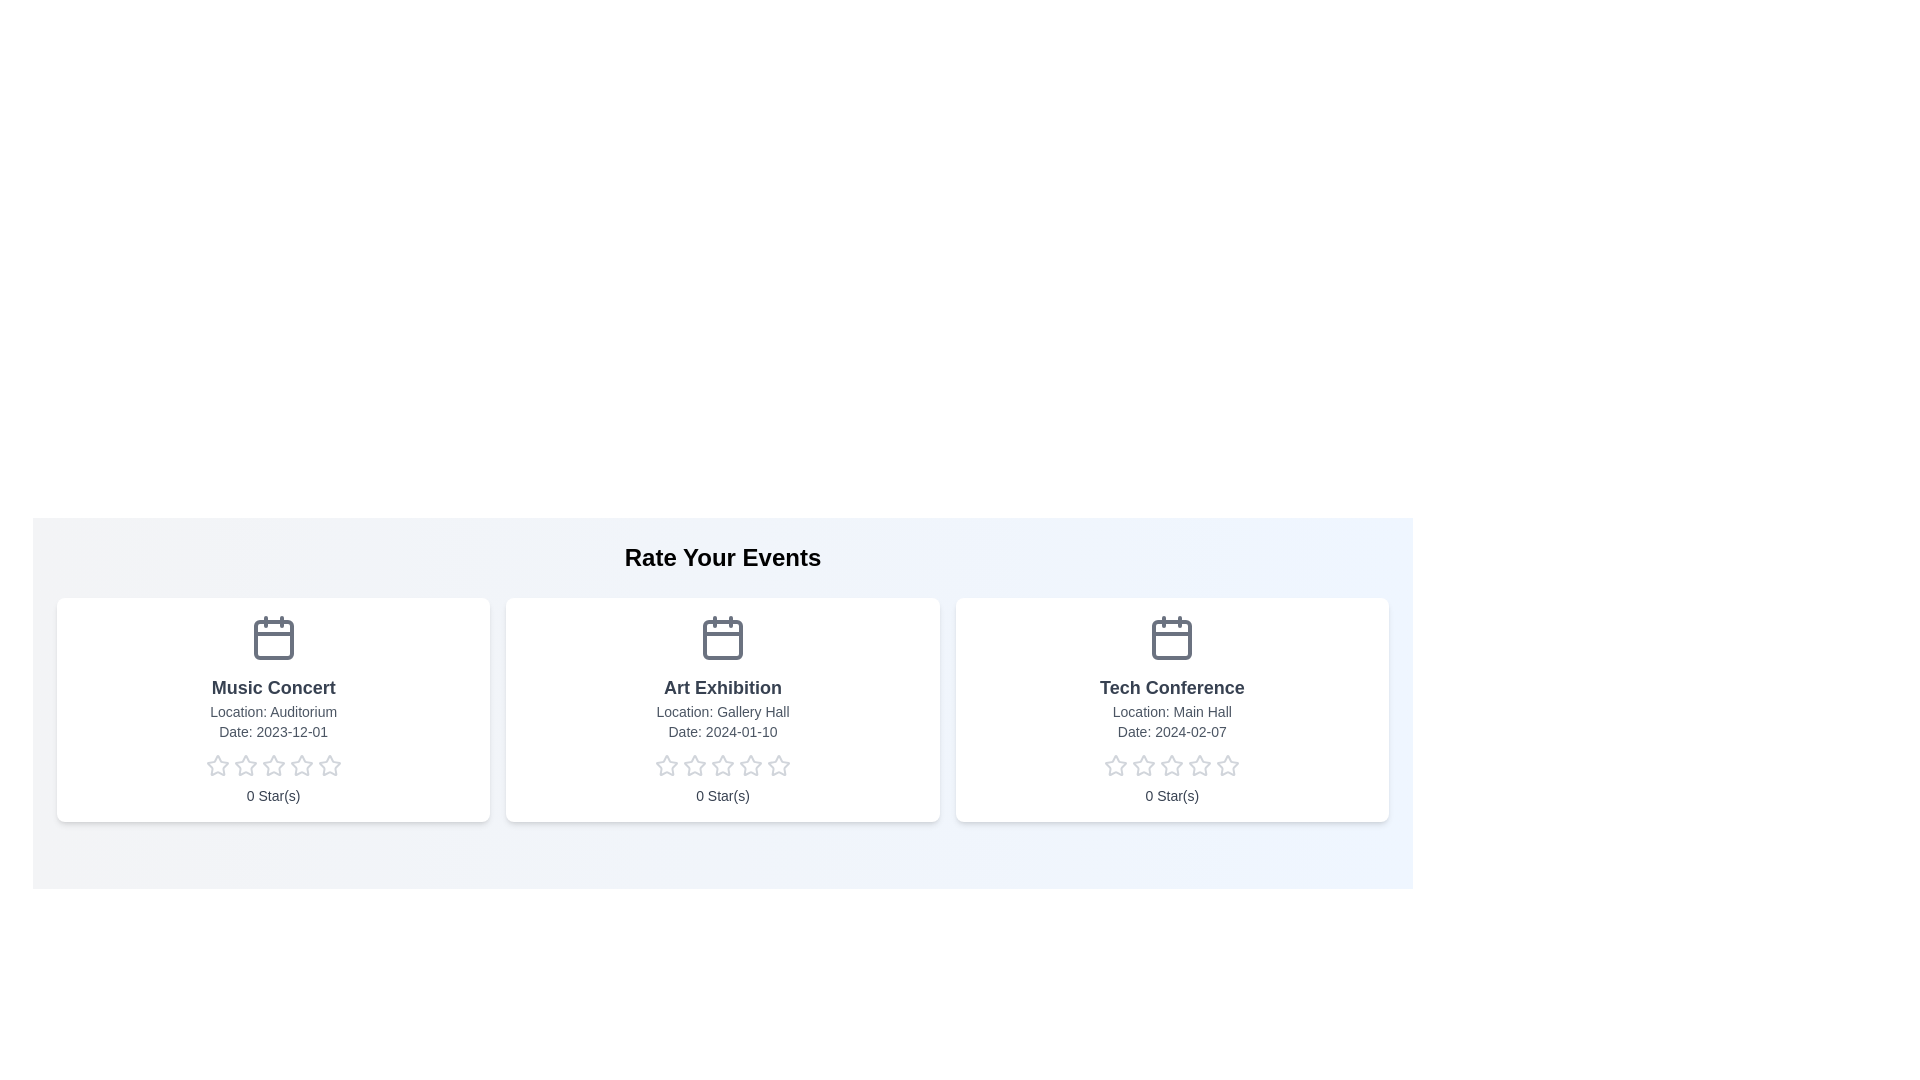 The height and width of the screenshot is (1080, 1920). I want to click on the event card for Tech Conference to navigate to its details, so click(1172, 708).